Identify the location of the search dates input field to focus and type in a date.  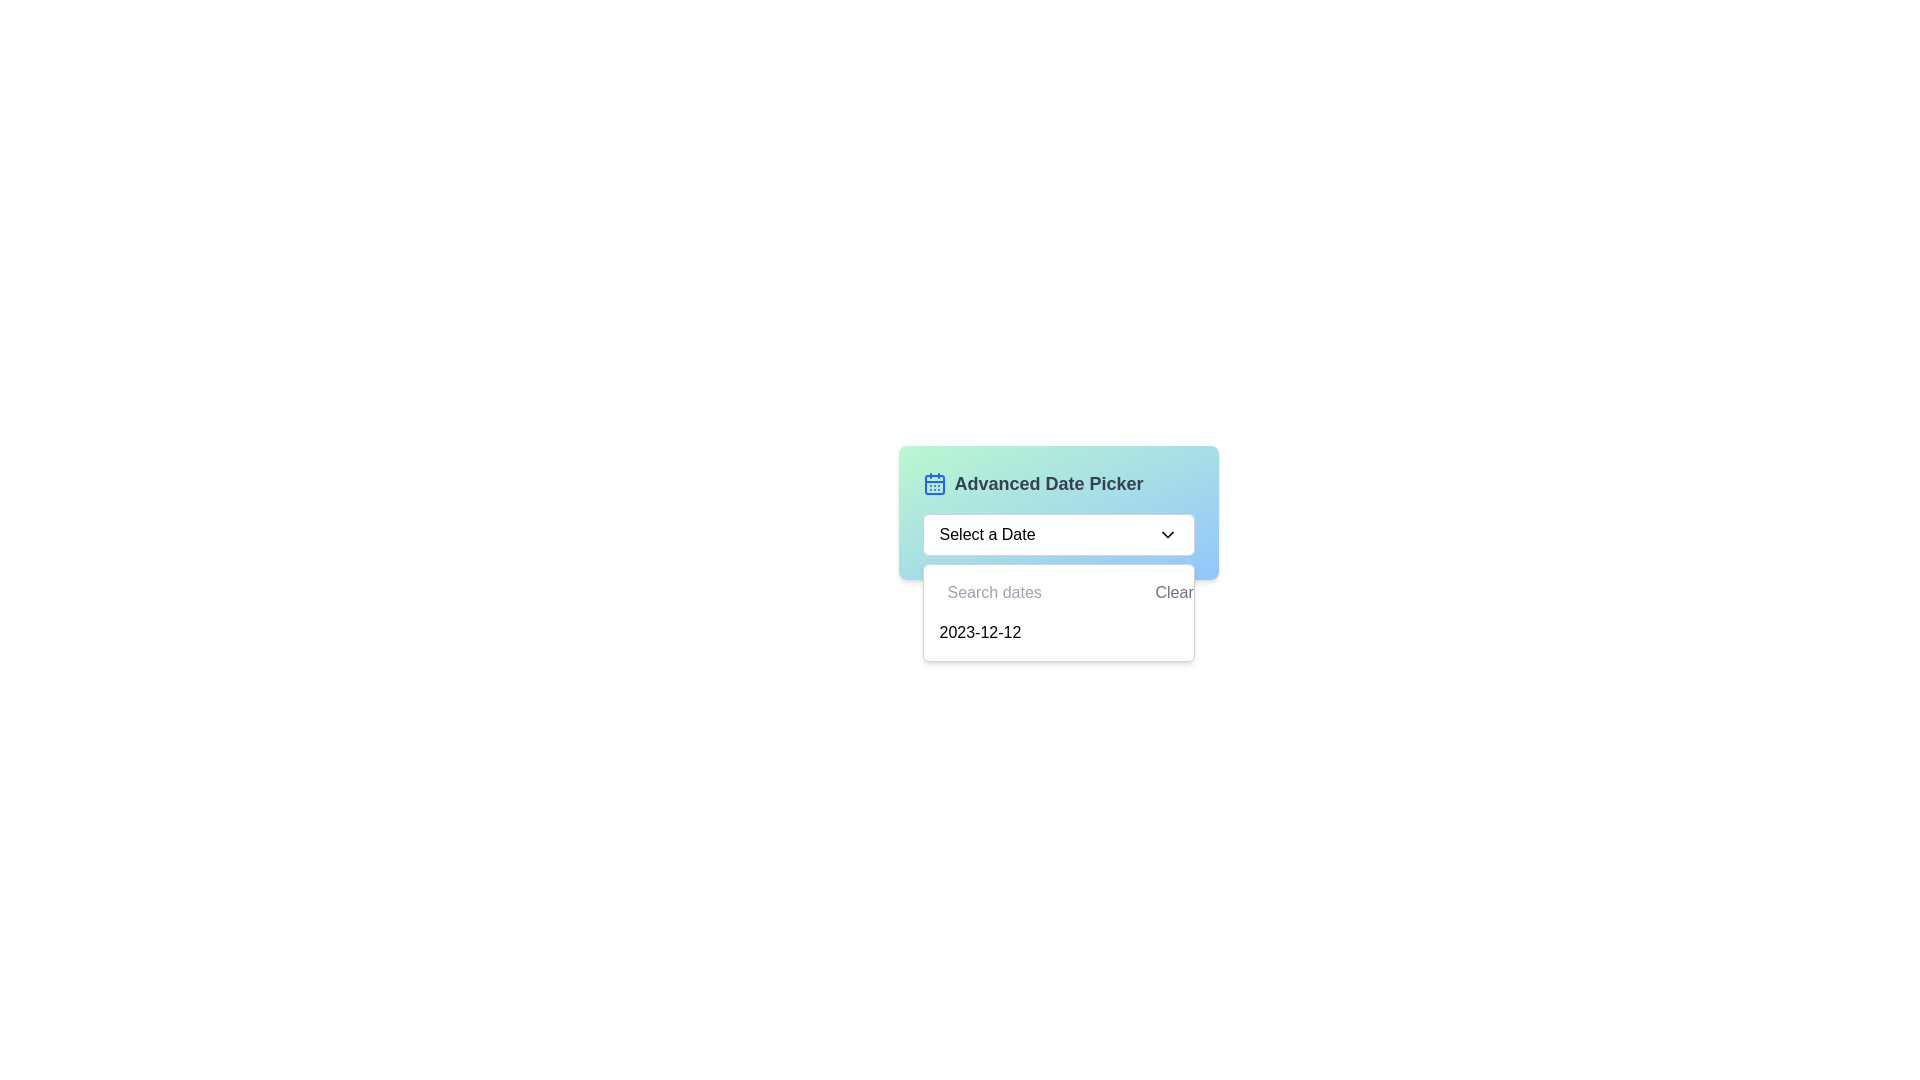
(1046, 592).